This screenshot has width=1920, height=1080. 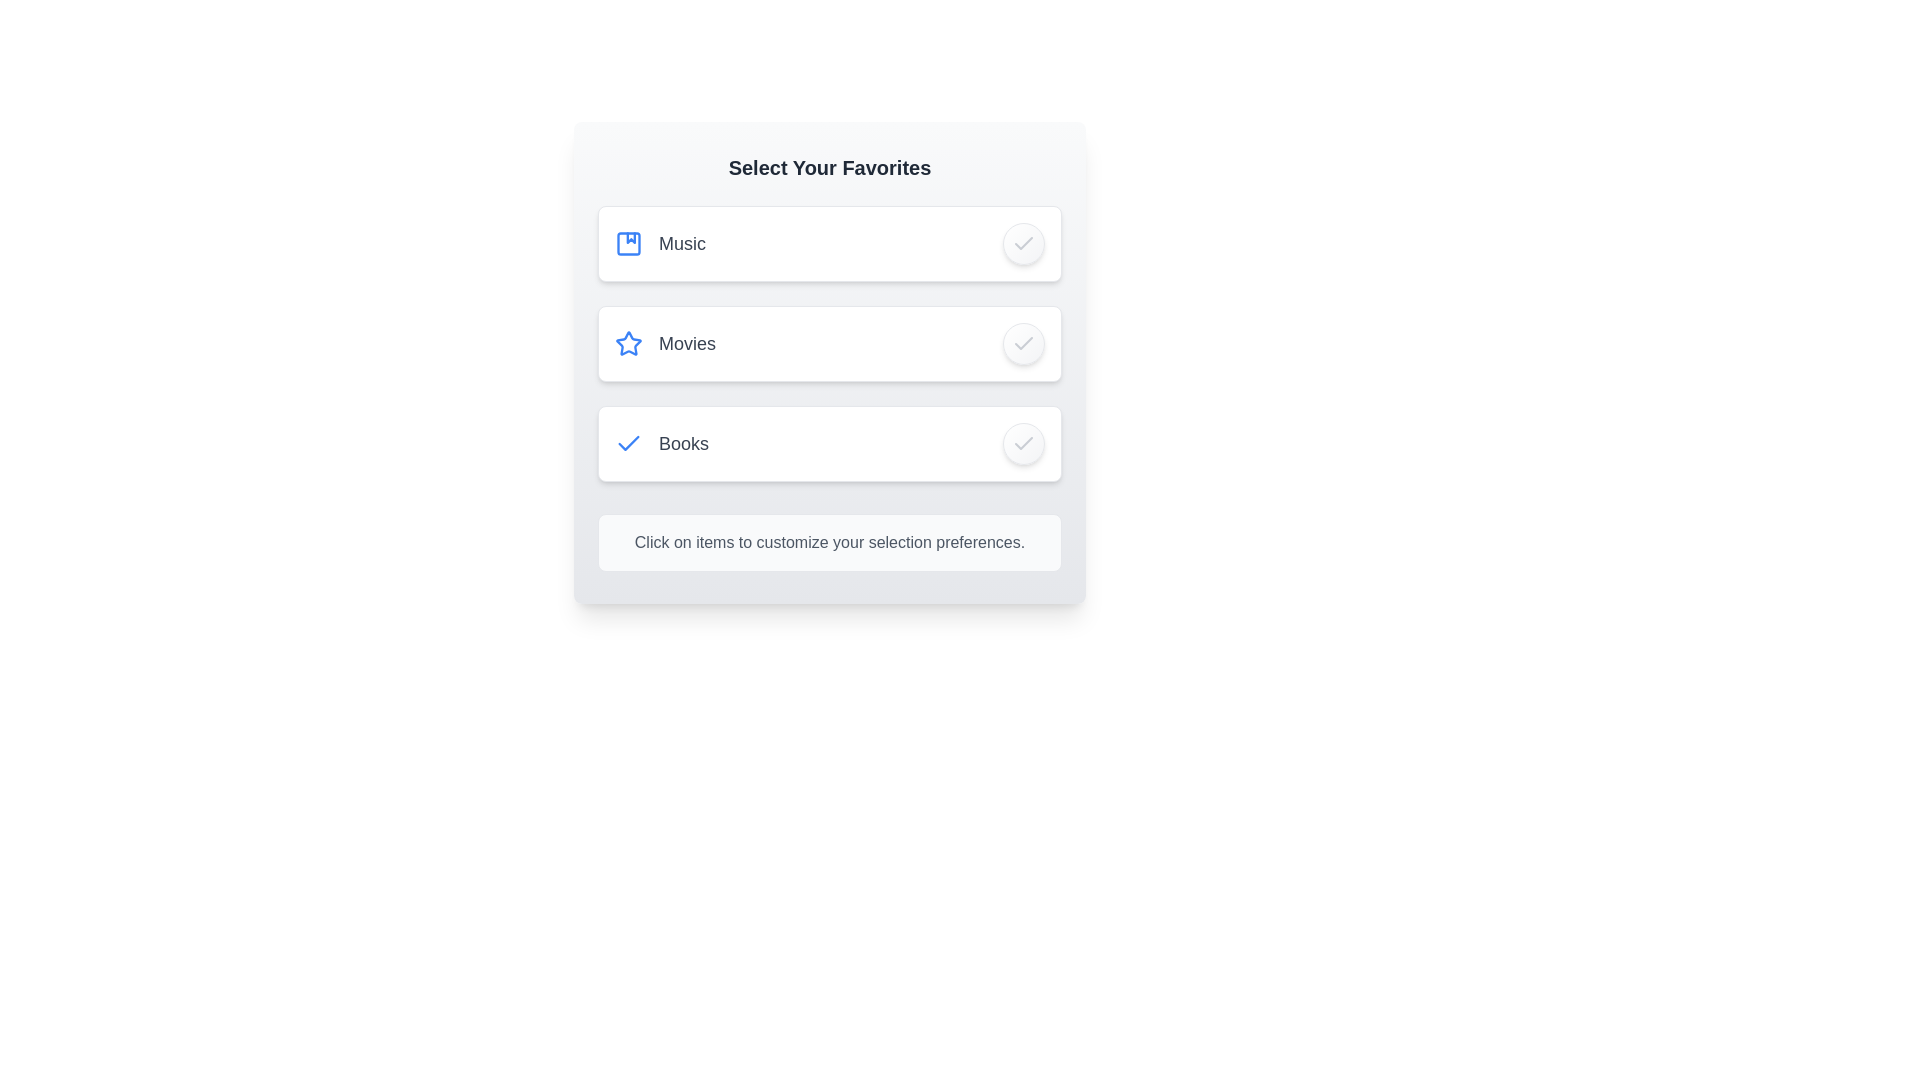 I want to click on the toggle button in the top-right corner of the Movies row within the 'Select Your Favorites' panel, so click(x=1023, y=342).